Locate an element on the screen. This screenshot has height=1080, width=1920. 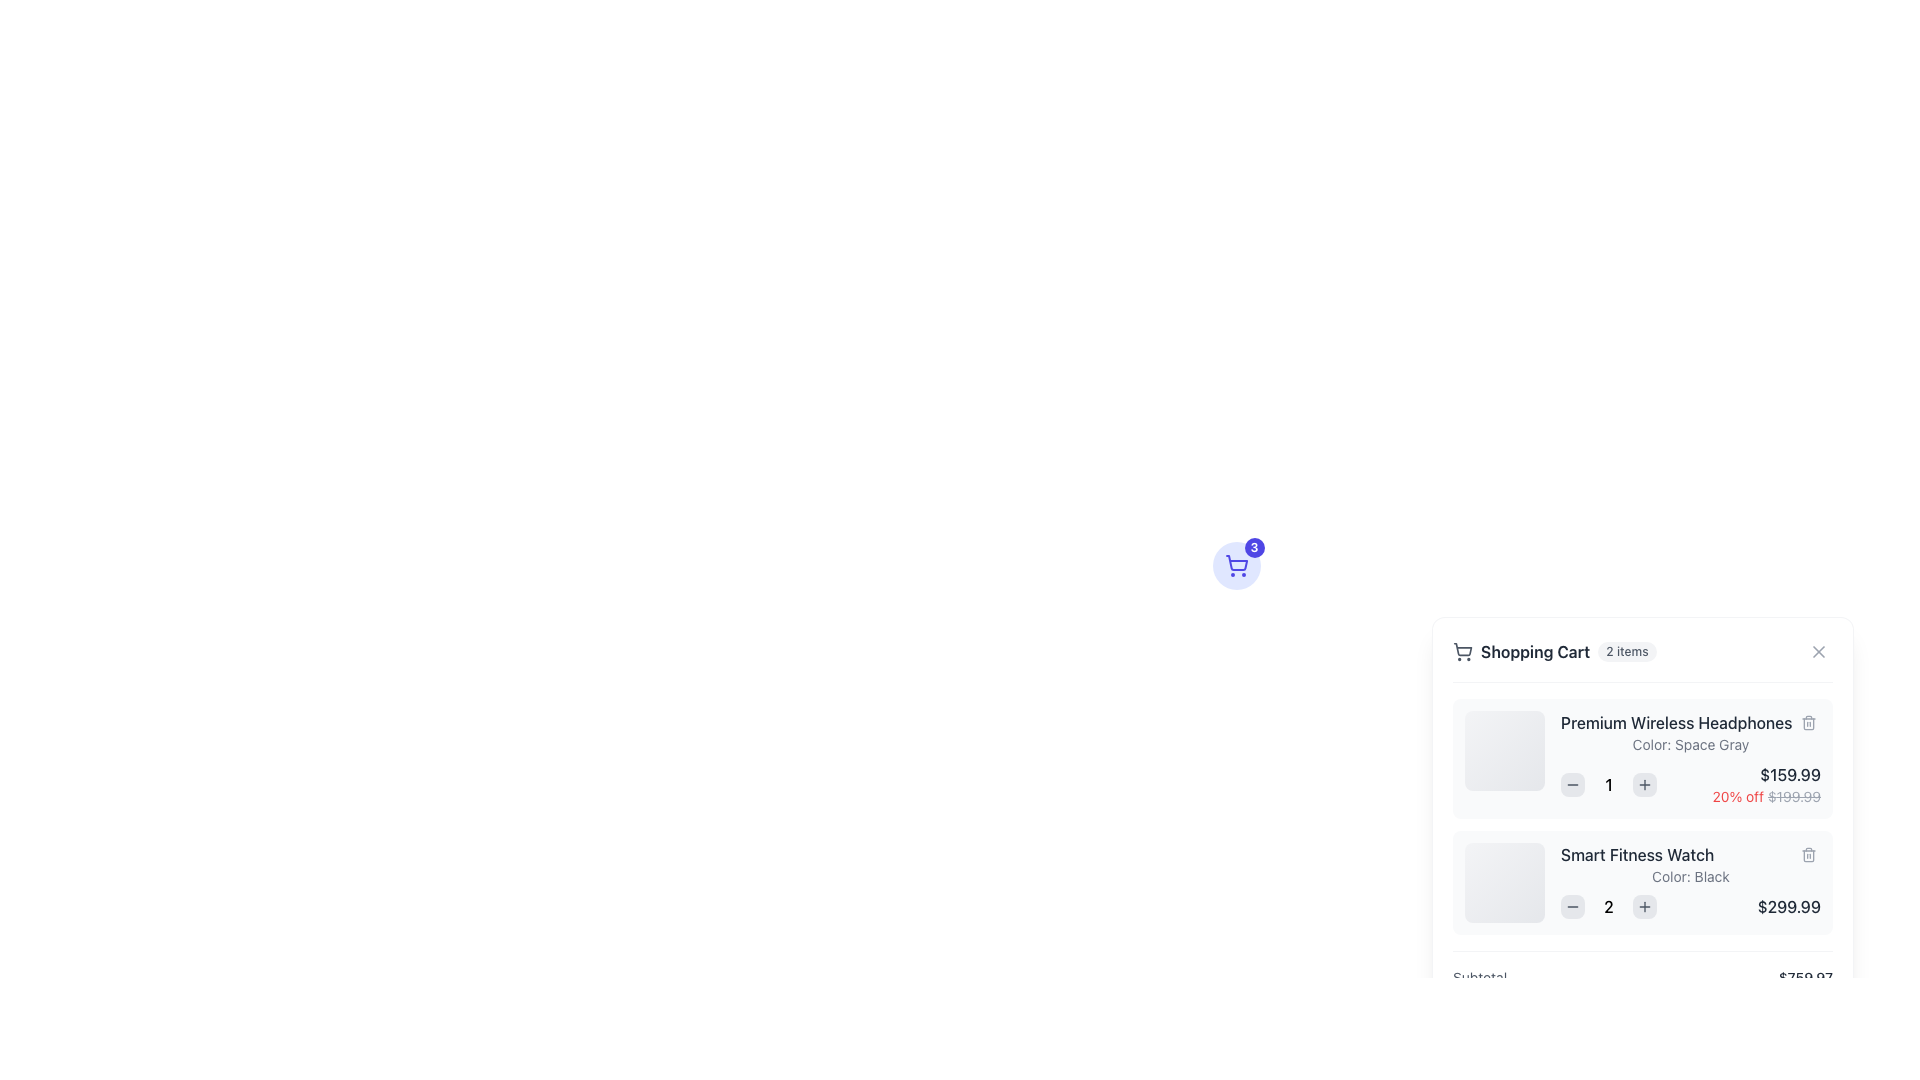
the Header bar displaying 'Shopping Cart' and the total number of items in the cart is located at coordinates (1642, 659).